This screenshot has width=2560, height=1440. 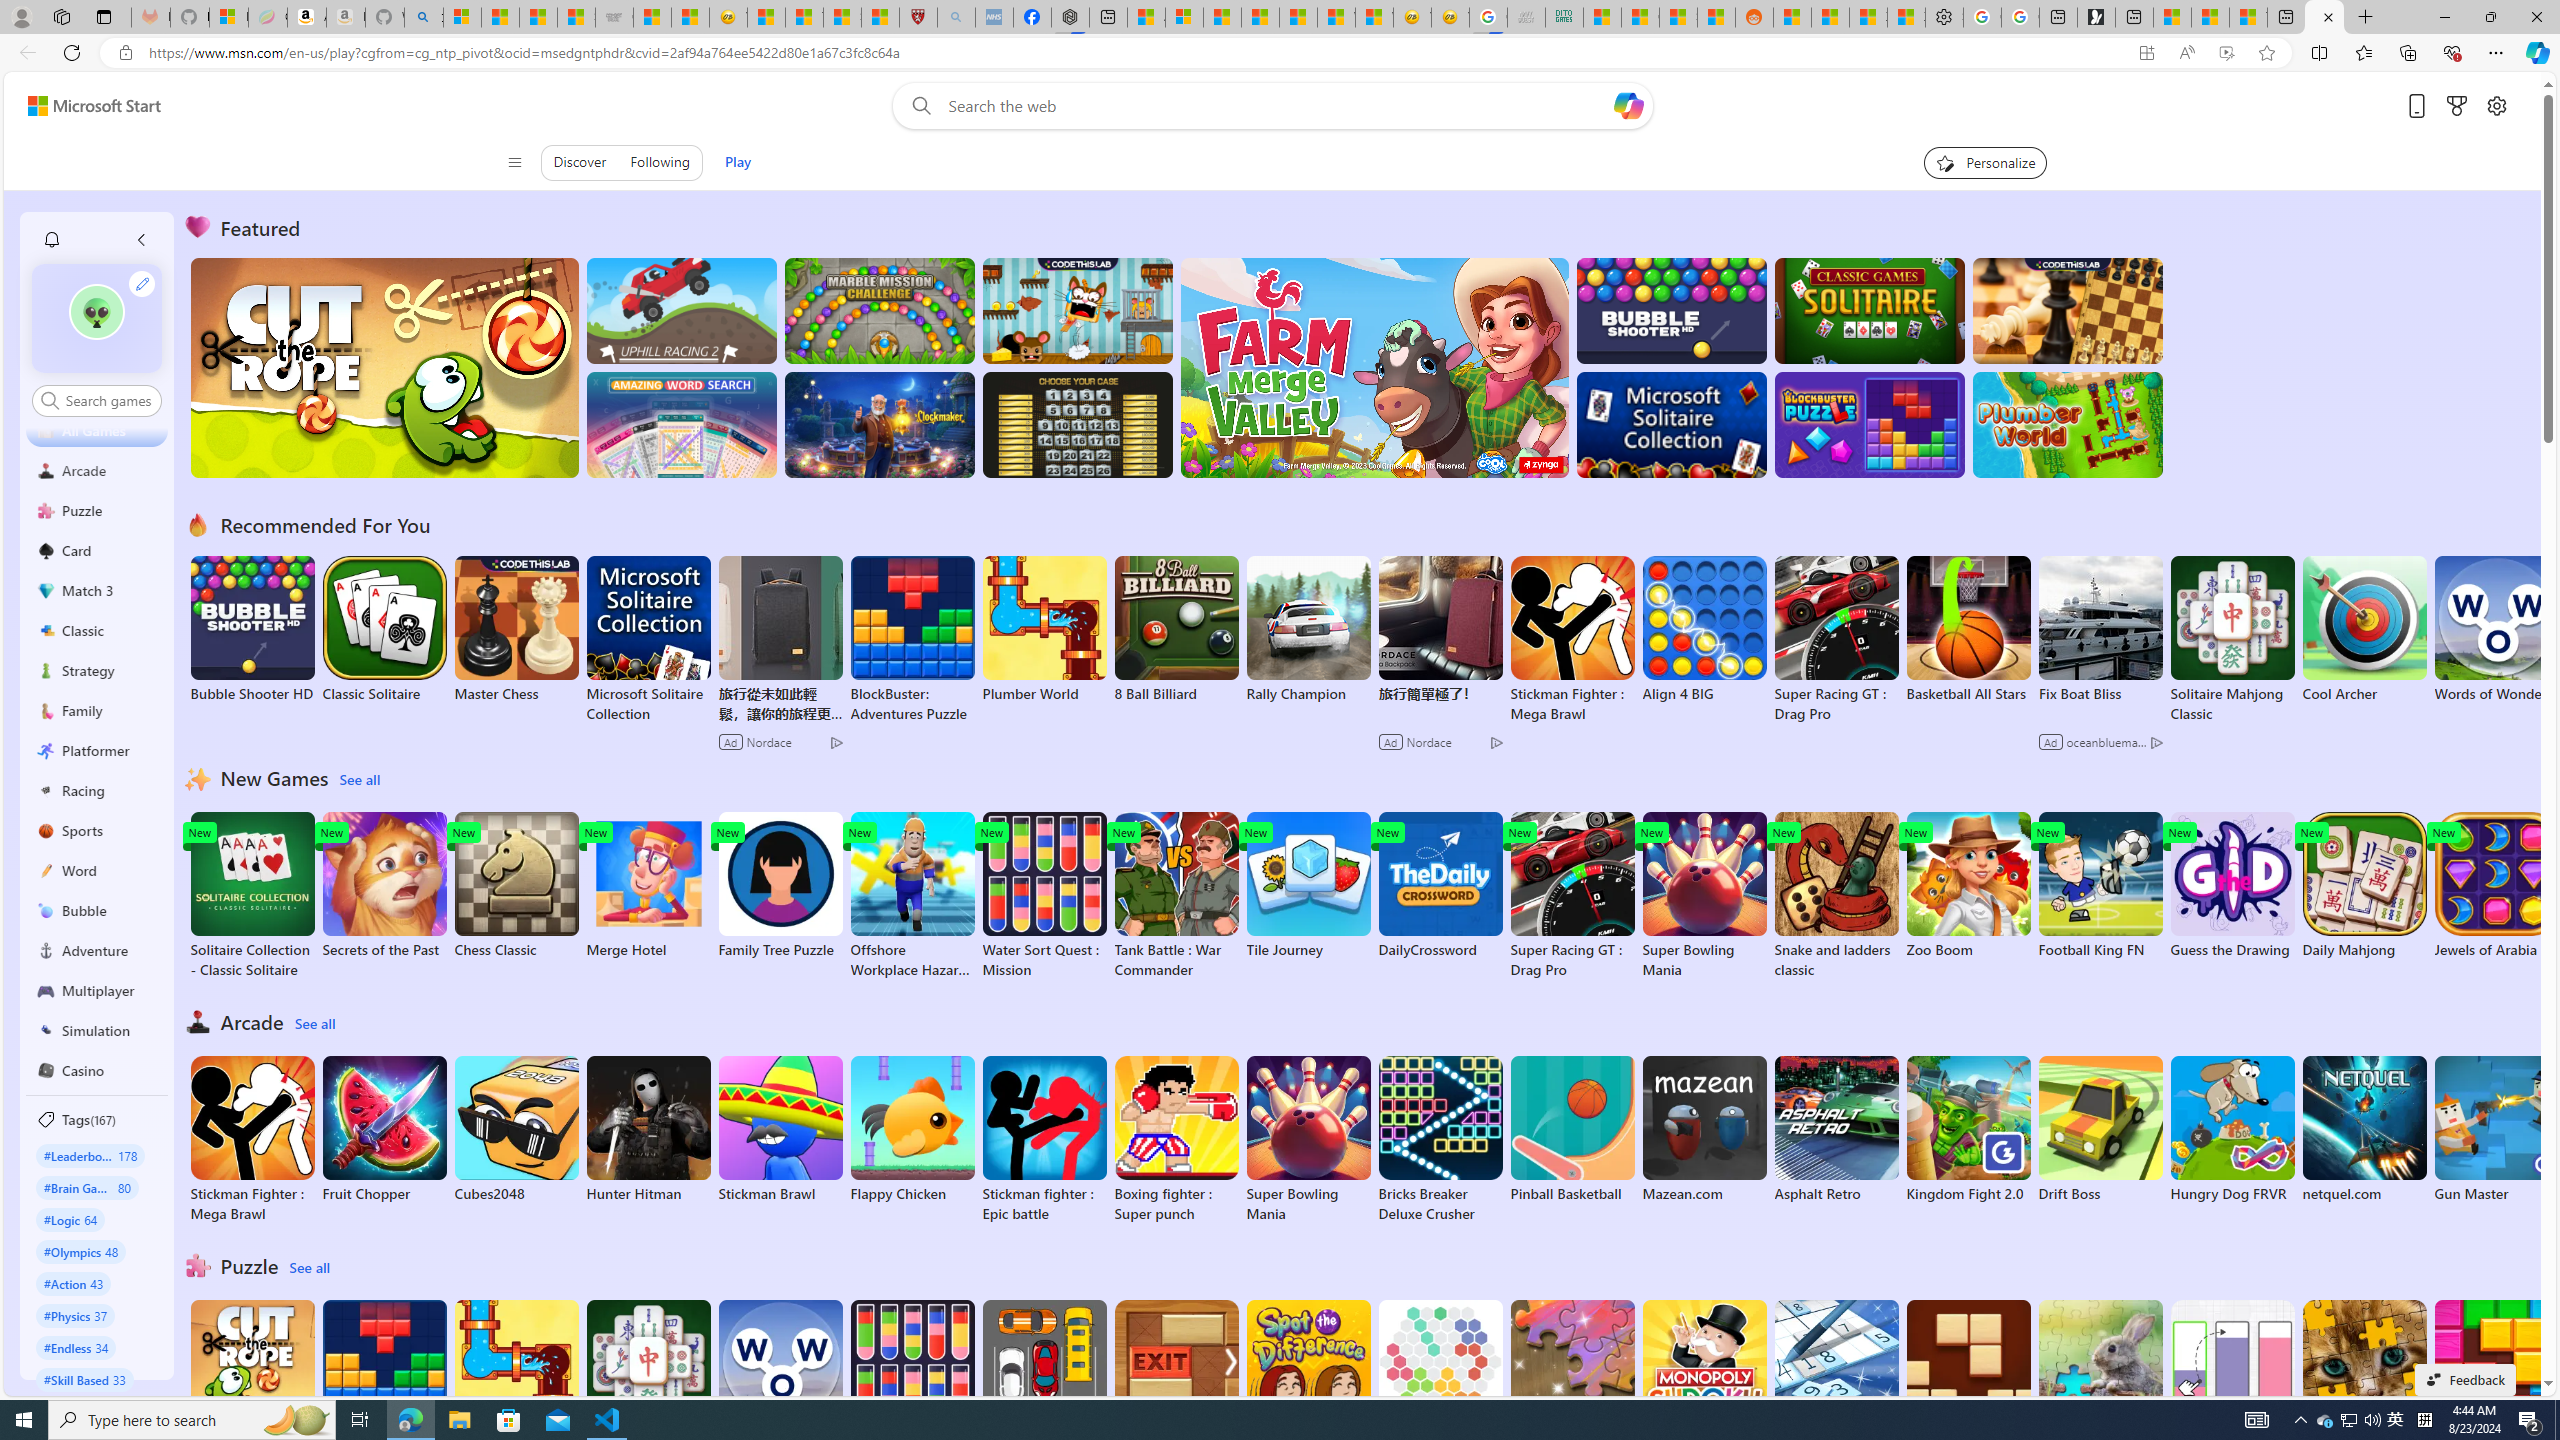 I want to click on '""', so click(x=95, y=317).